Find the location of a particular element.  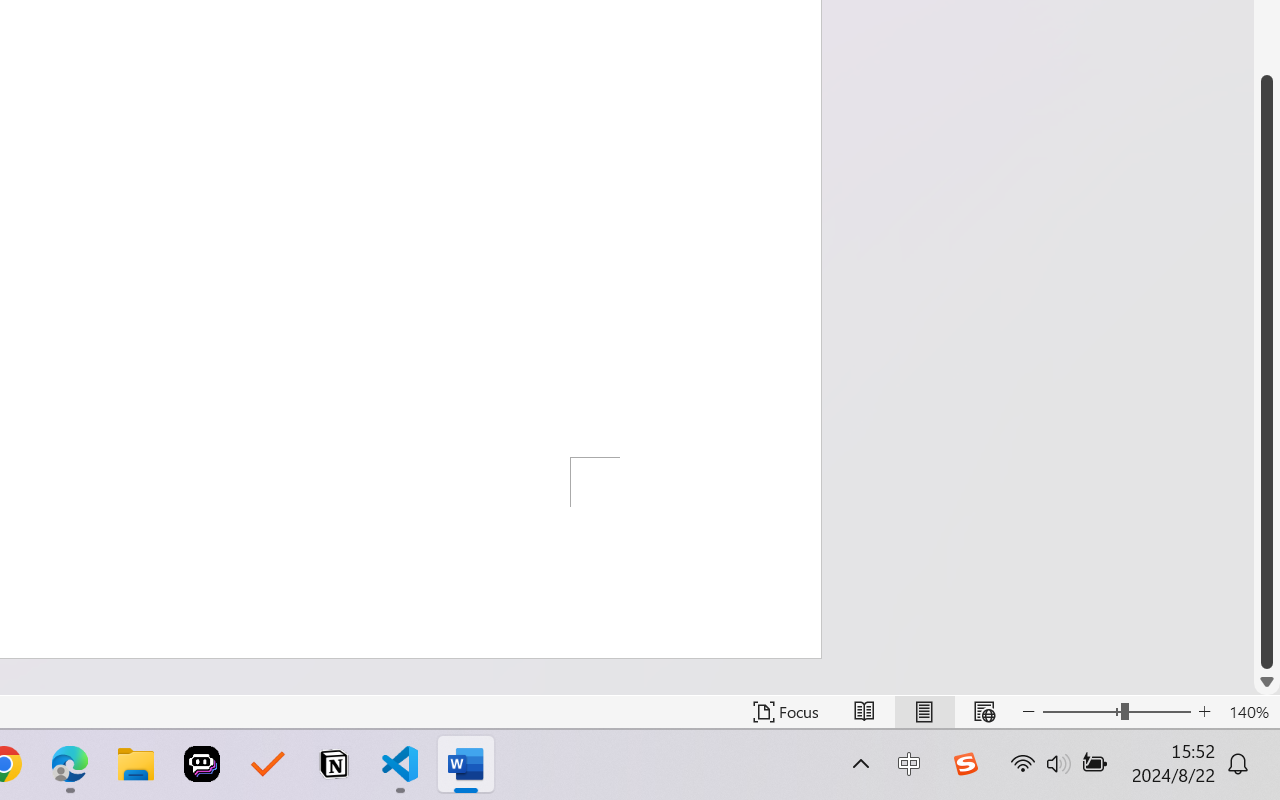

'Web Layout' is located at coordinates (984, 711).